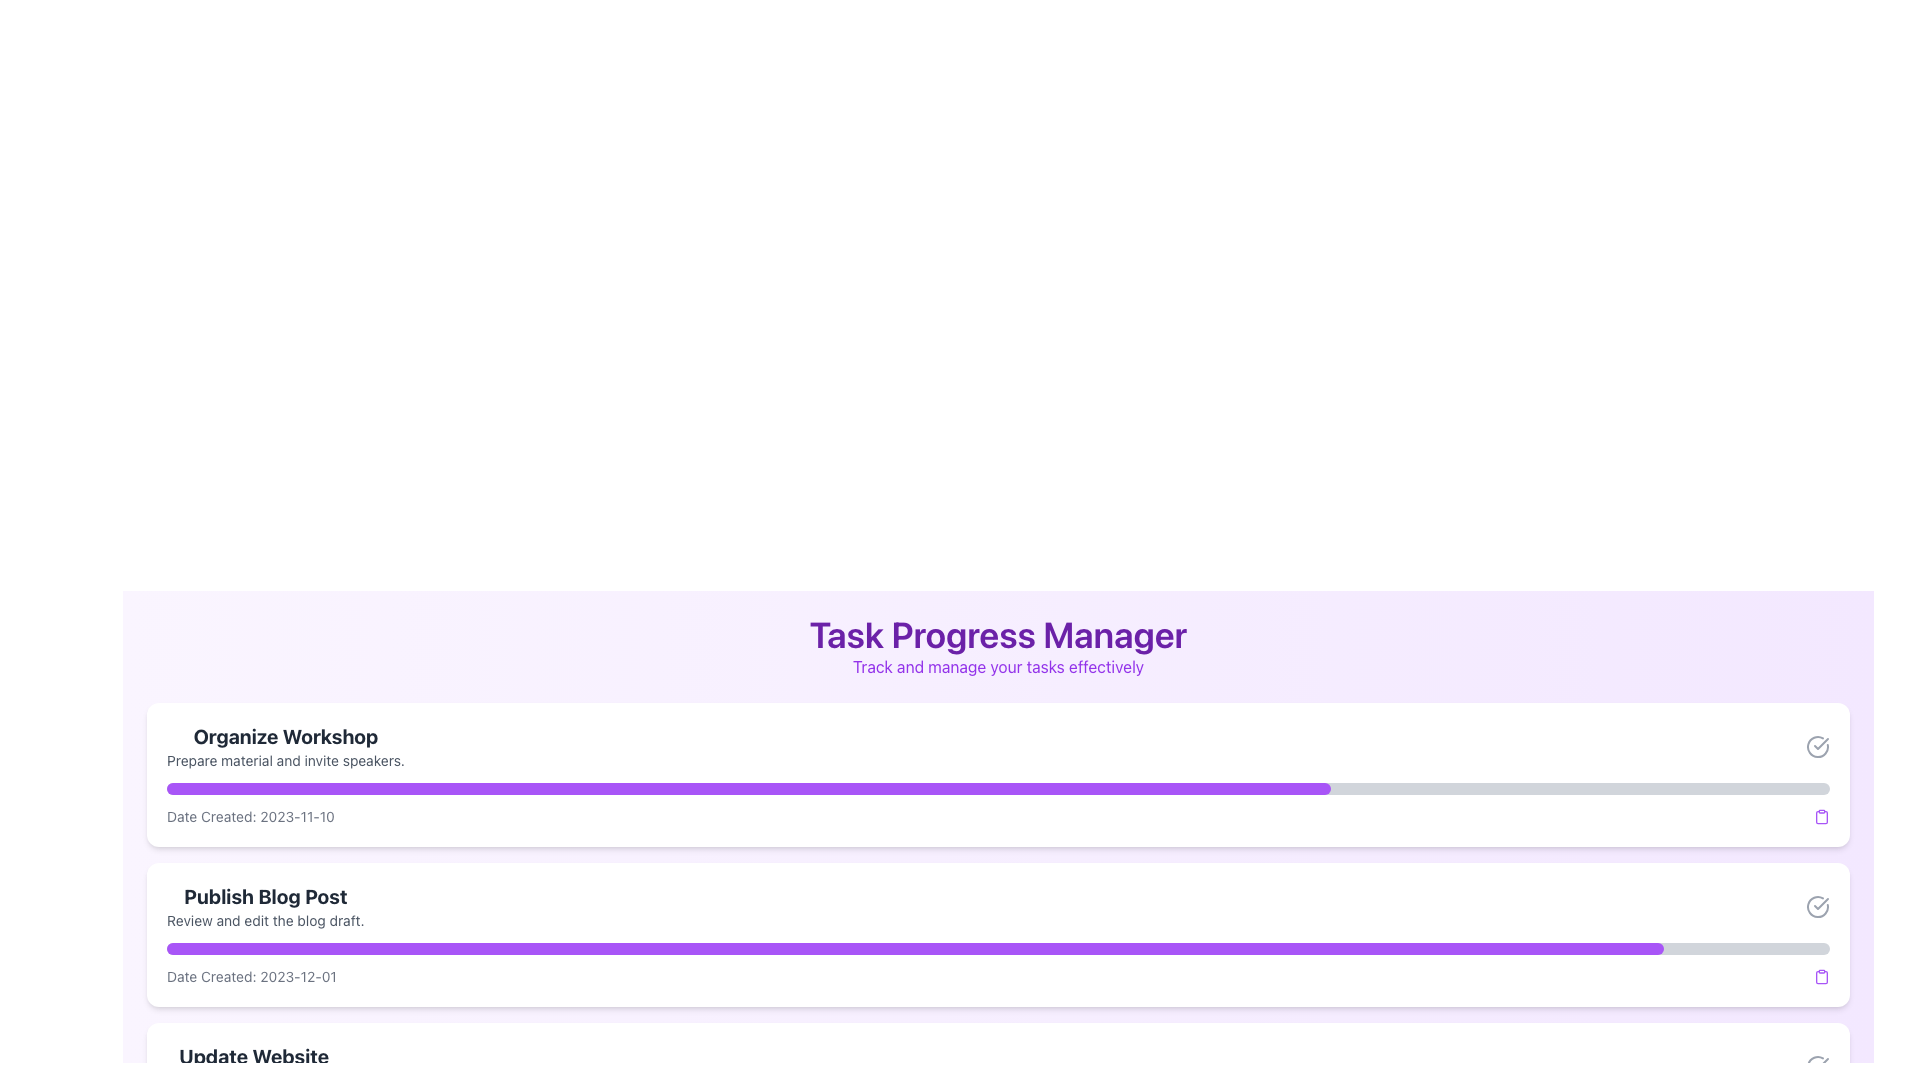 Image resolution: width=1920 pixels, height=1080 pixels. Describe the element at coordinates (998, 906) in the screenshot. I see `the textual information display that provides the title and subtitle for publishing a blog post, which is the second task card in the vertical list` at that location.